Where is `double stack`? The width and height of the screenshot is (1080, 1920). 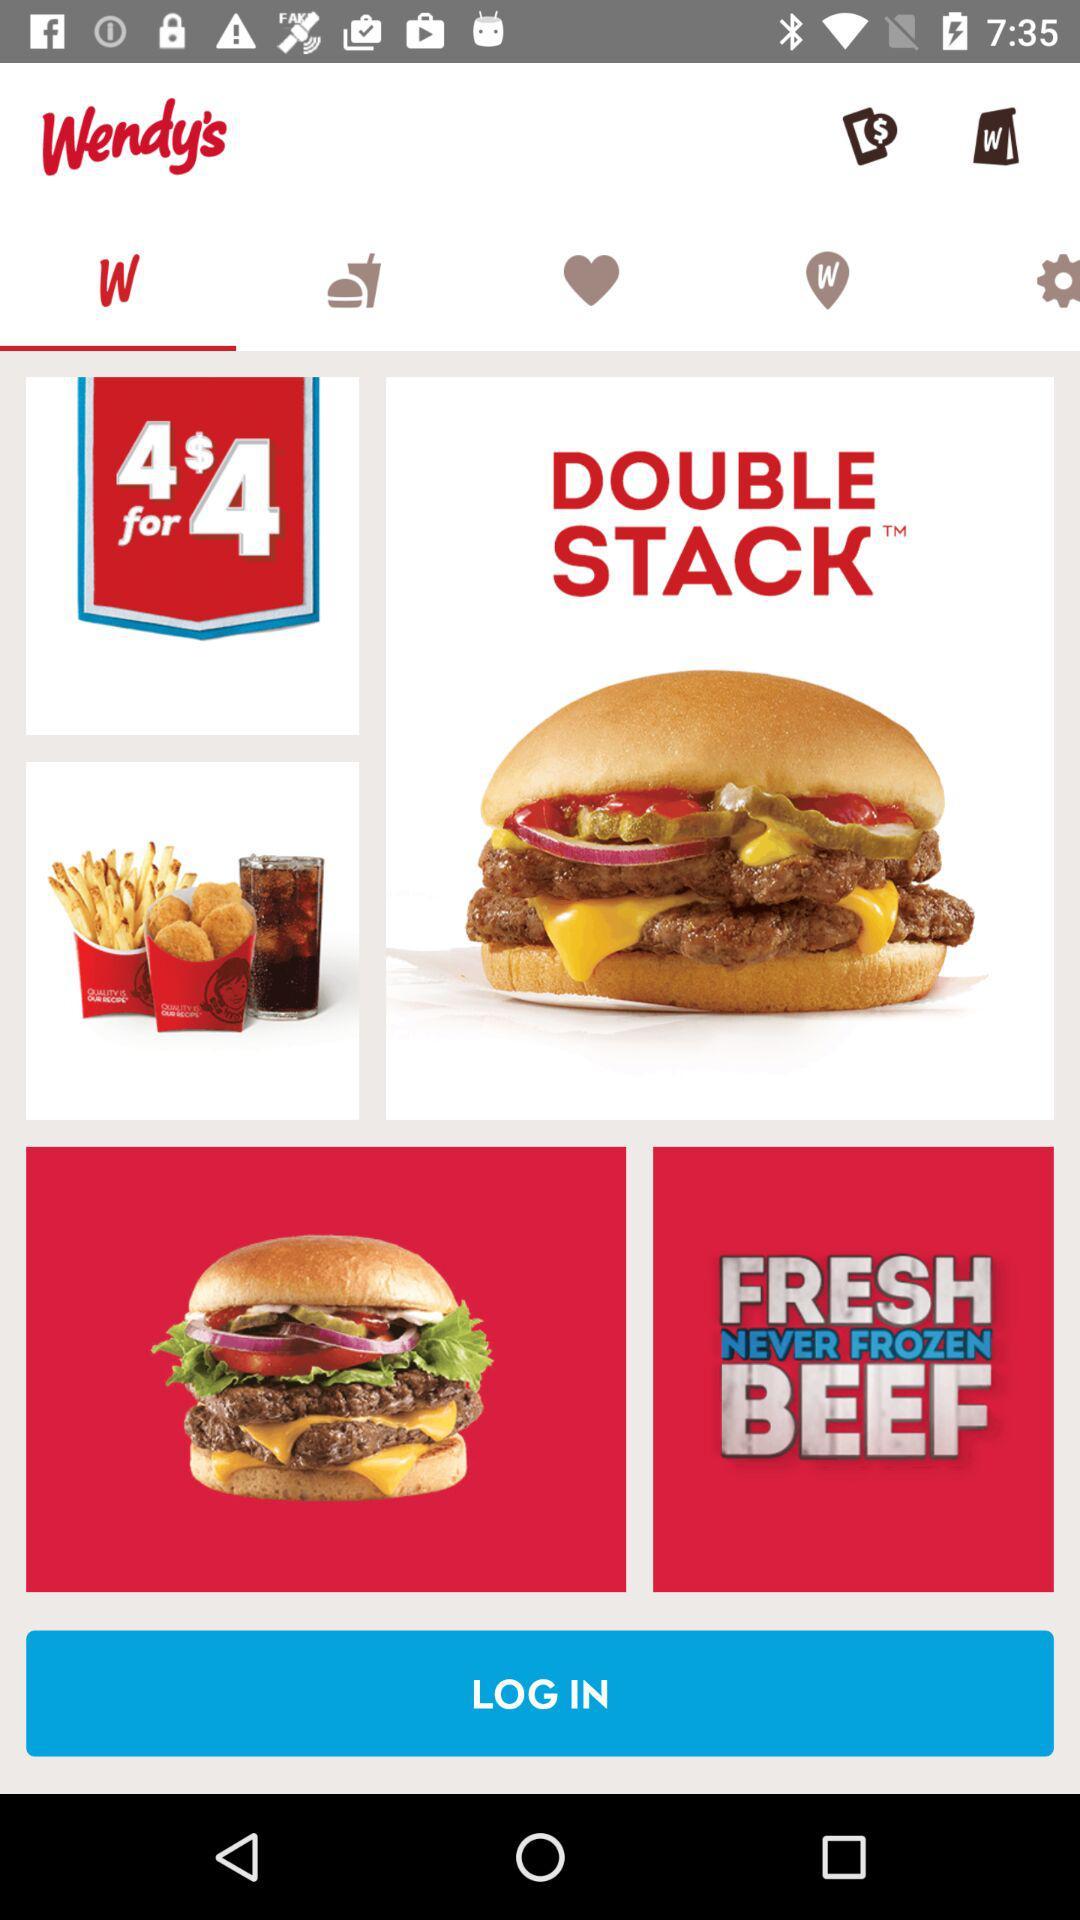
double stack is located at coordinates (720, 747).